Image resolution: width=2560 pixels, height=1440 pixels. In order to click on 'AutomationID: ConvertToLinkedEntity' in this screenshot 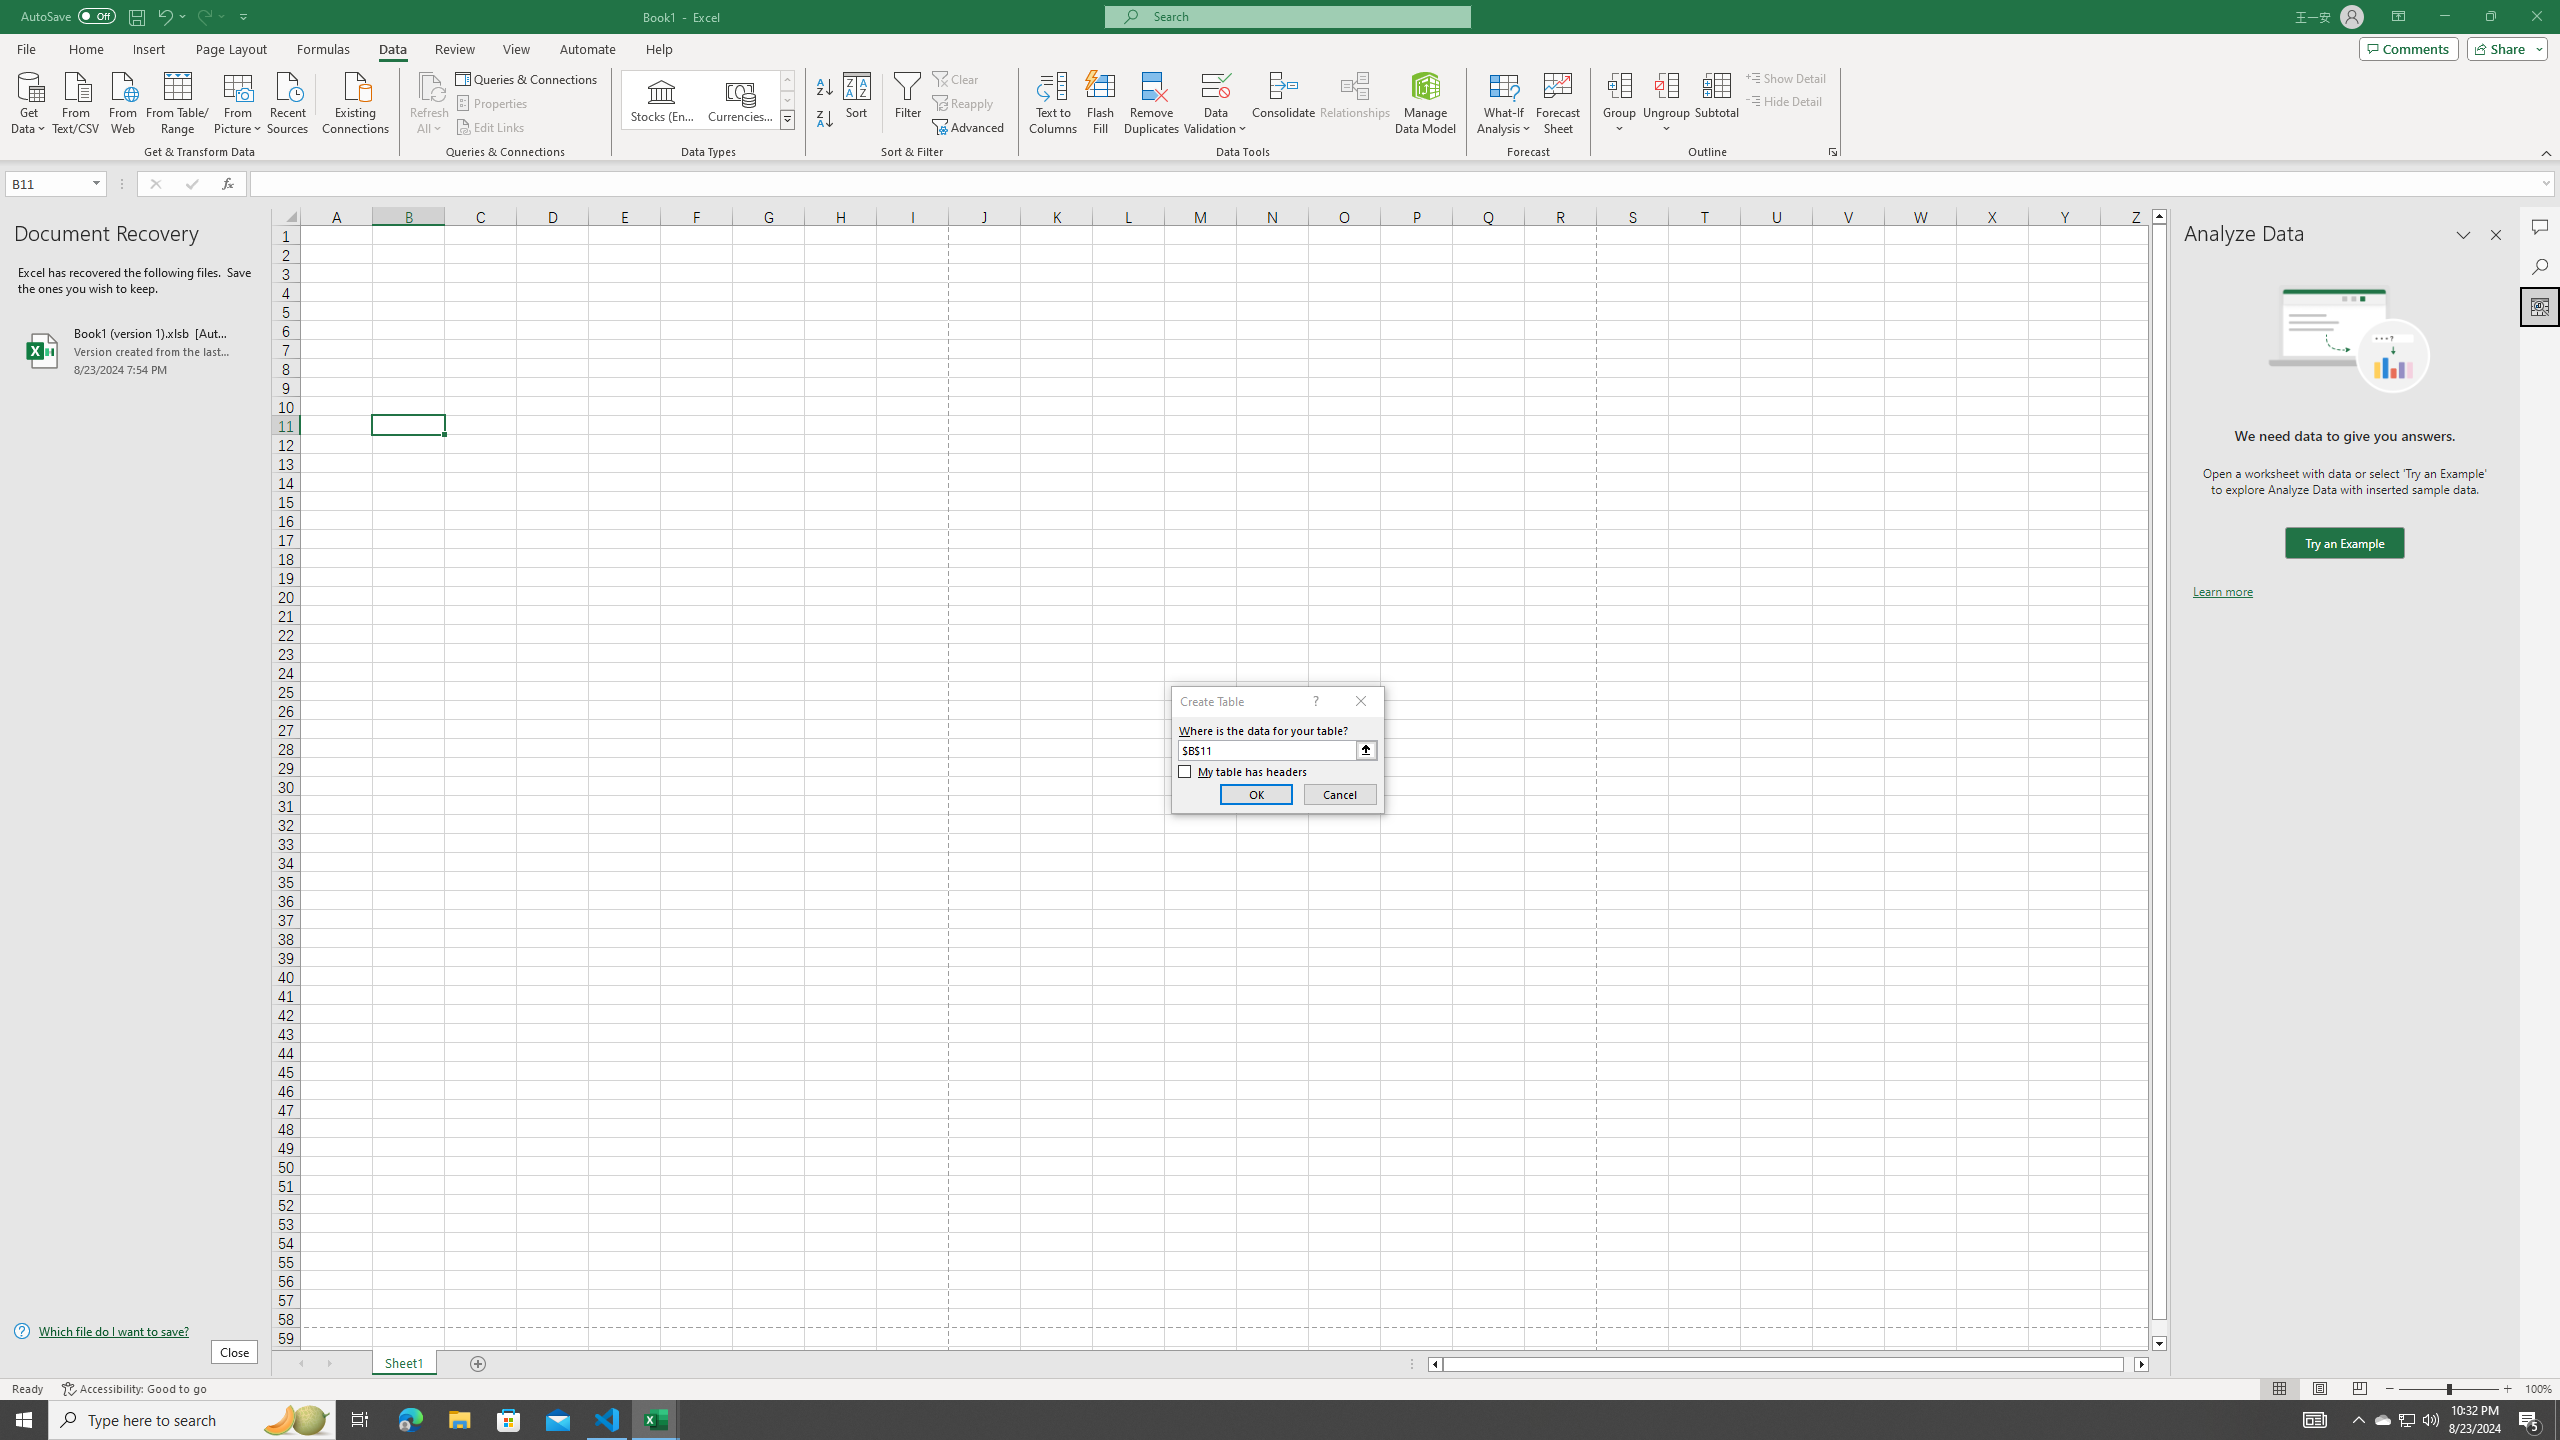, I will do `click(709, 99)`.